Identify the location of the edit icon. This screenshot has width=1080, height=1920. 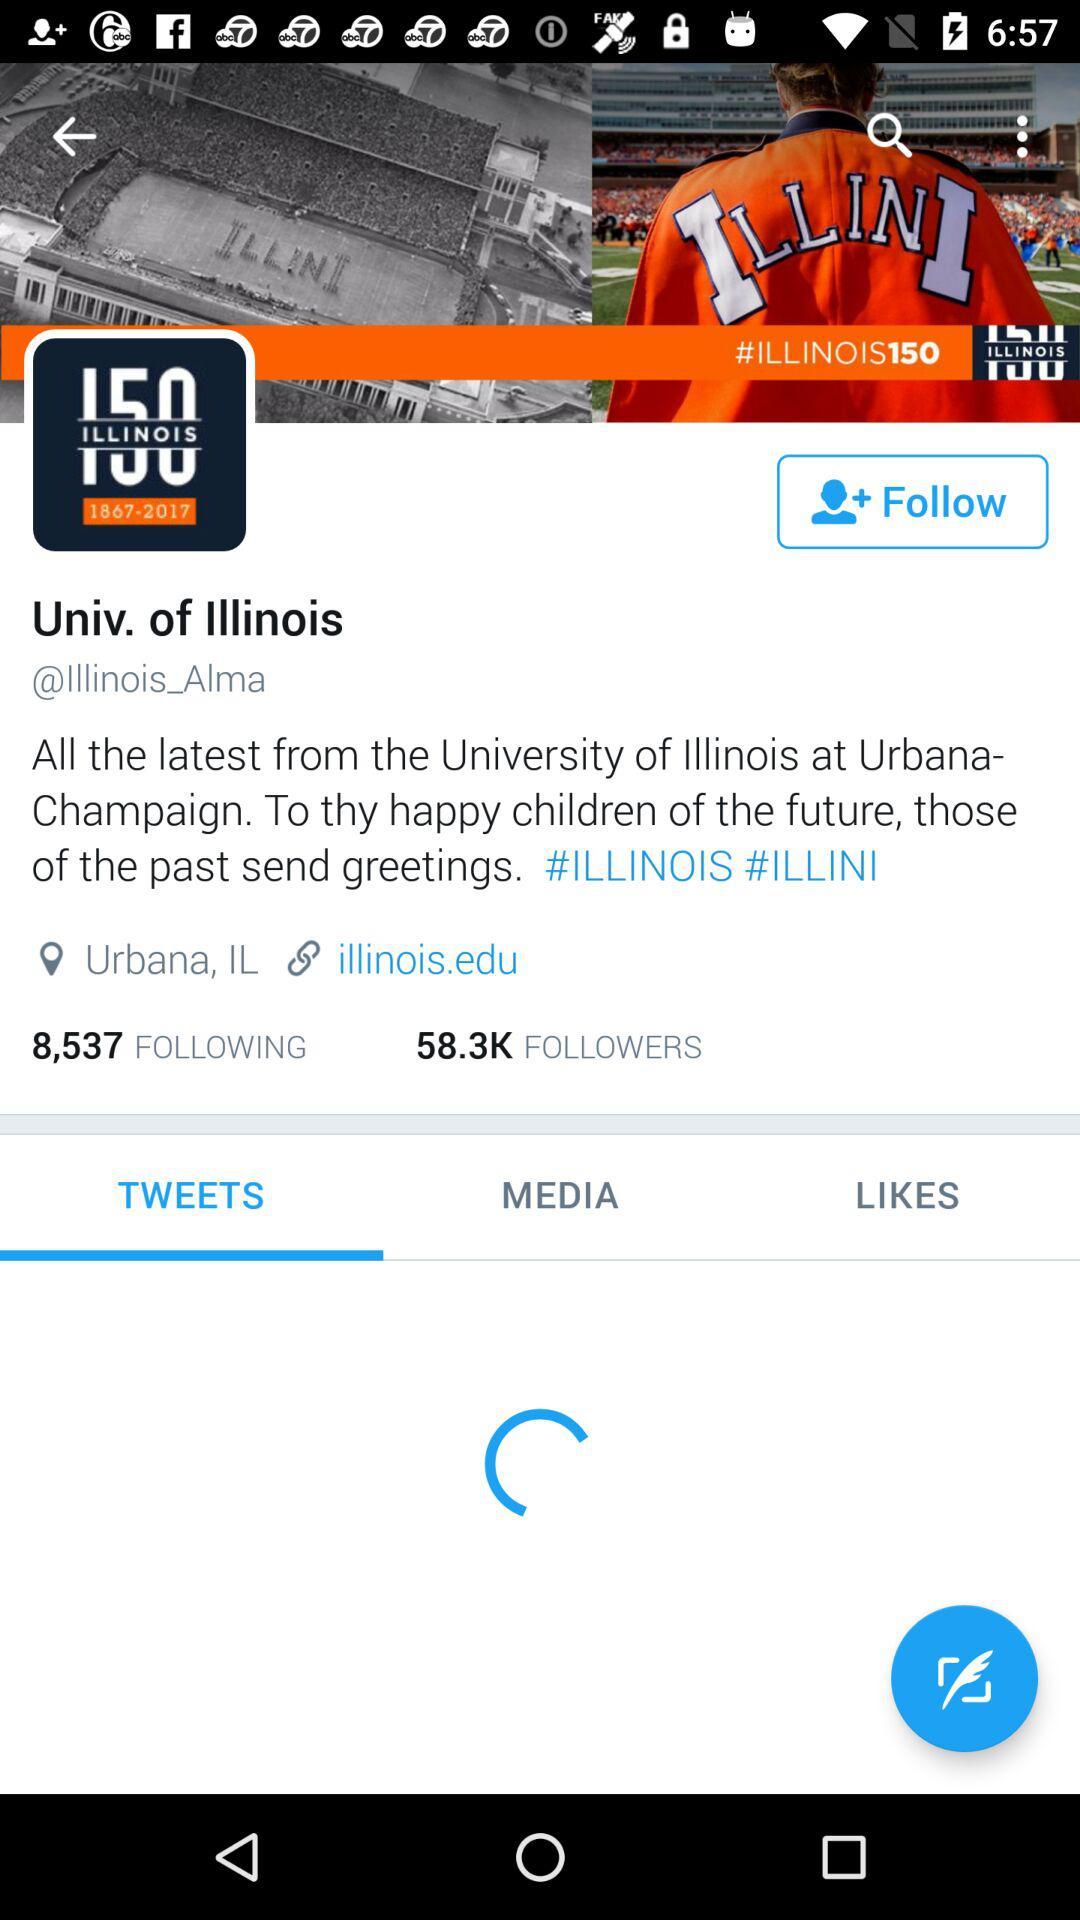
(963, 1678).